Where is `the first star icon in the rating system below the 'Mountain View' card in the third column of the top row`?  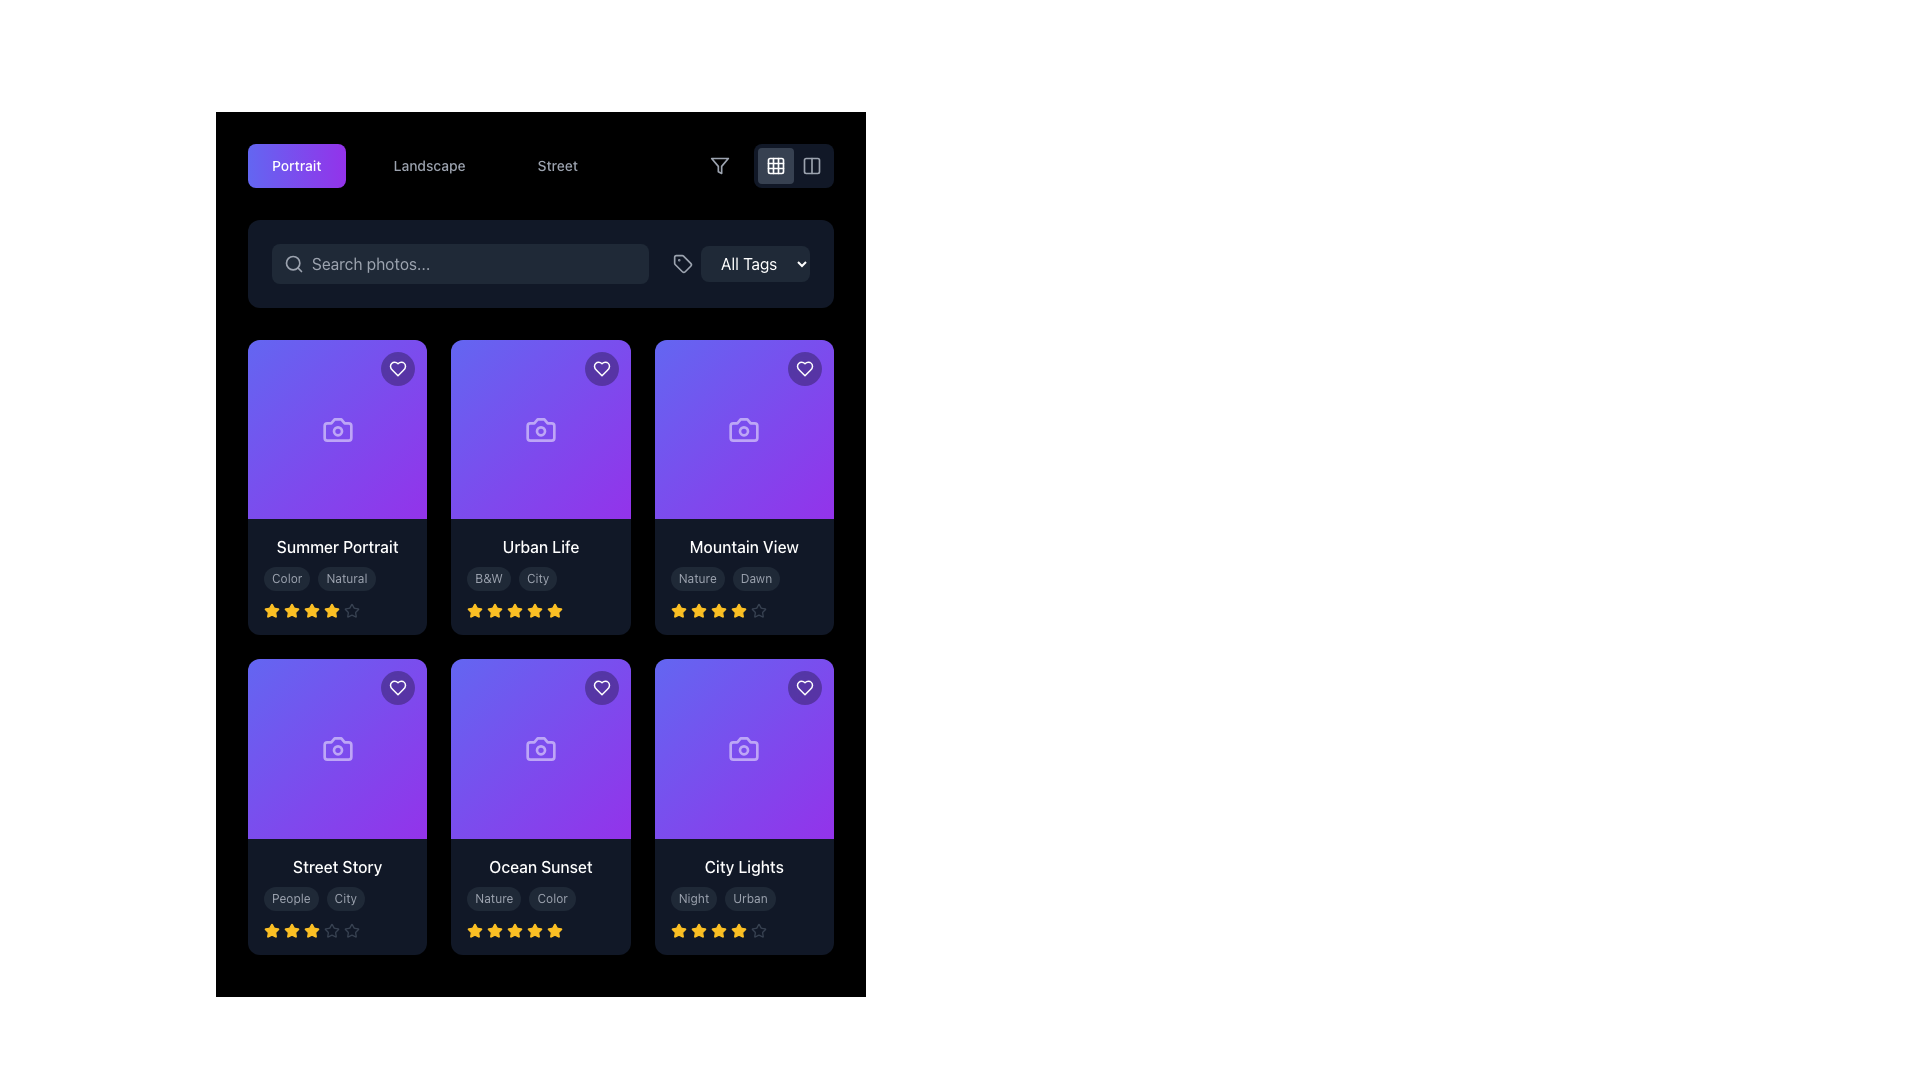
the first star icon in the rating system below the 'Mountain View' card in the third column of the top row is located at coordinates (678, 610).